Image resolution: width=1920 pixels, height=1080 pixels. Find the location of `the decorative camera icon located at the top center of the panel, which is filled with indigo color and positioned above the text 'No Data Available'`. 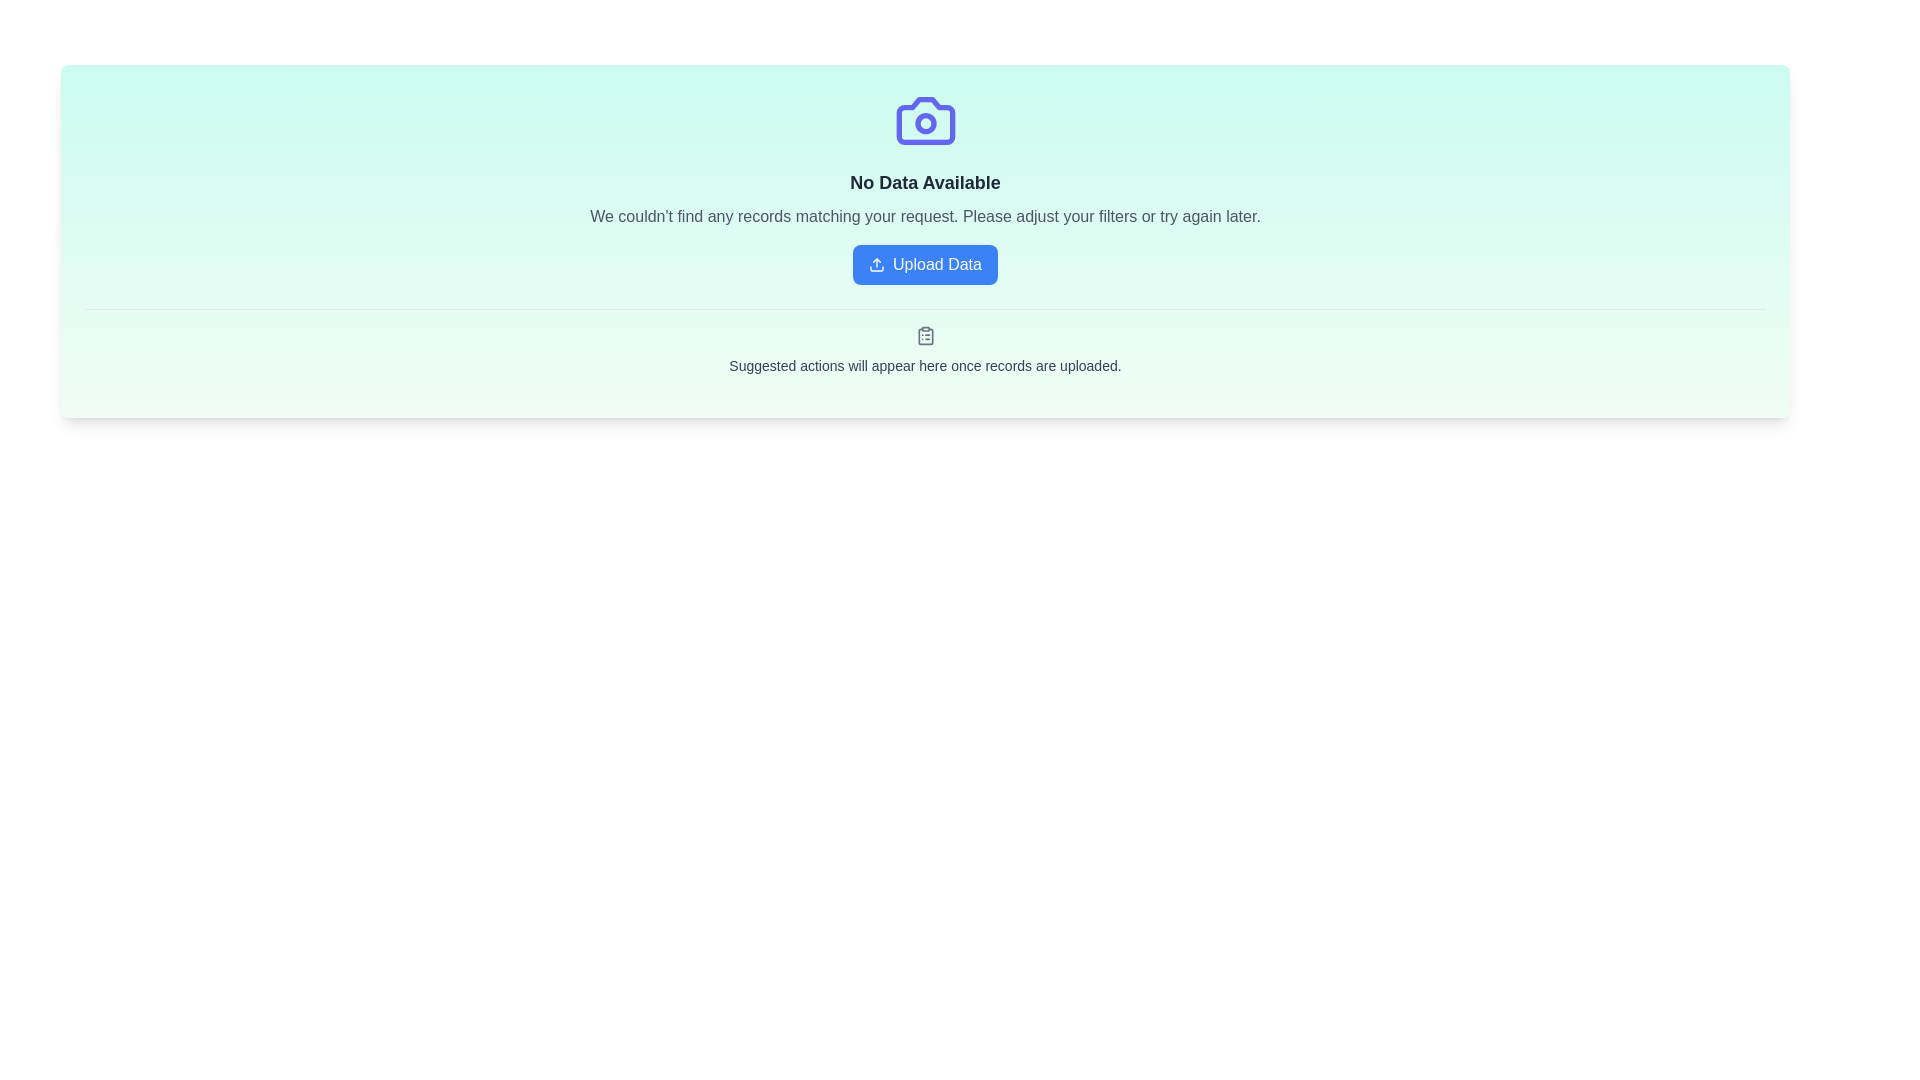

the decorative camera icon located at the top center of the panel, which is filled with indigo color and positioned above the text 'No Data Available' is located at coordinates (924, 120).